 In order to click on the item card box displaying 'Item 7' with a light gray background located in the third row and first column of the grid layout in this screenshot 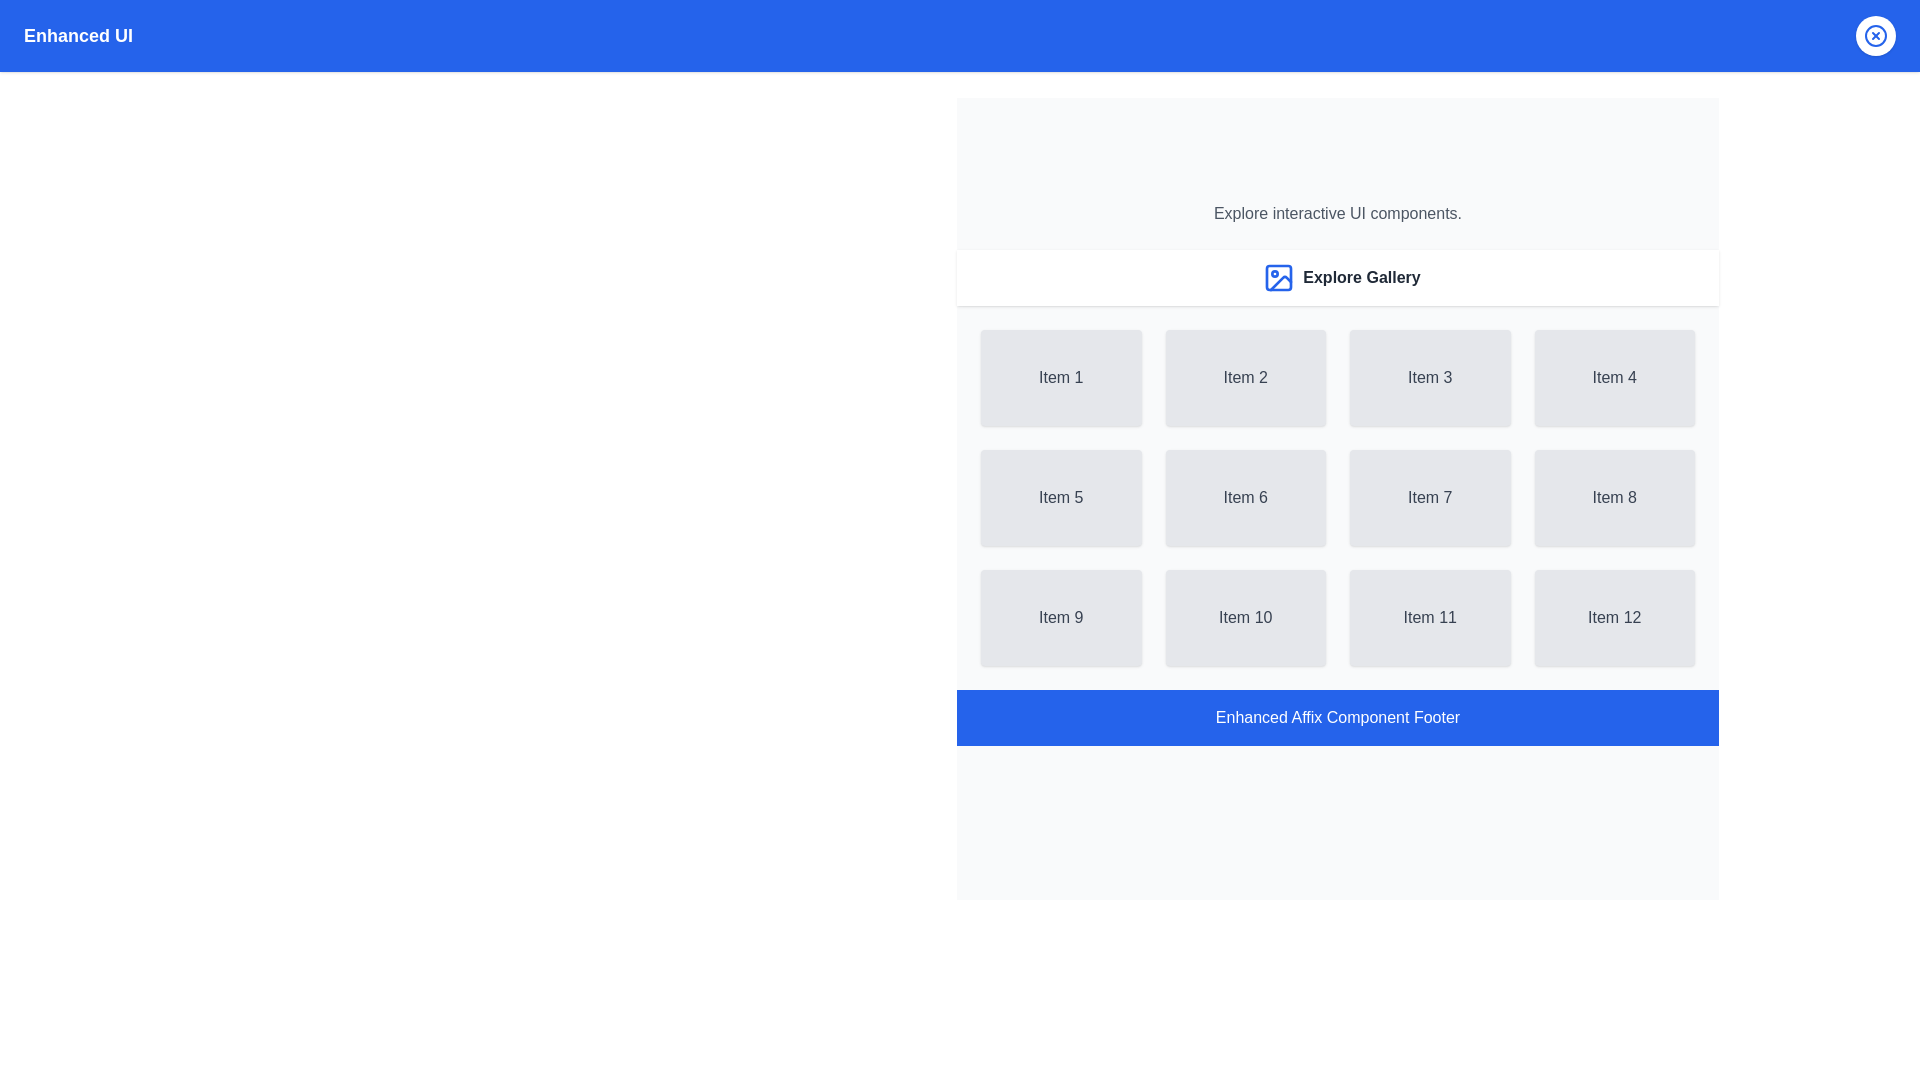, I will do `click(1429, 496)`.